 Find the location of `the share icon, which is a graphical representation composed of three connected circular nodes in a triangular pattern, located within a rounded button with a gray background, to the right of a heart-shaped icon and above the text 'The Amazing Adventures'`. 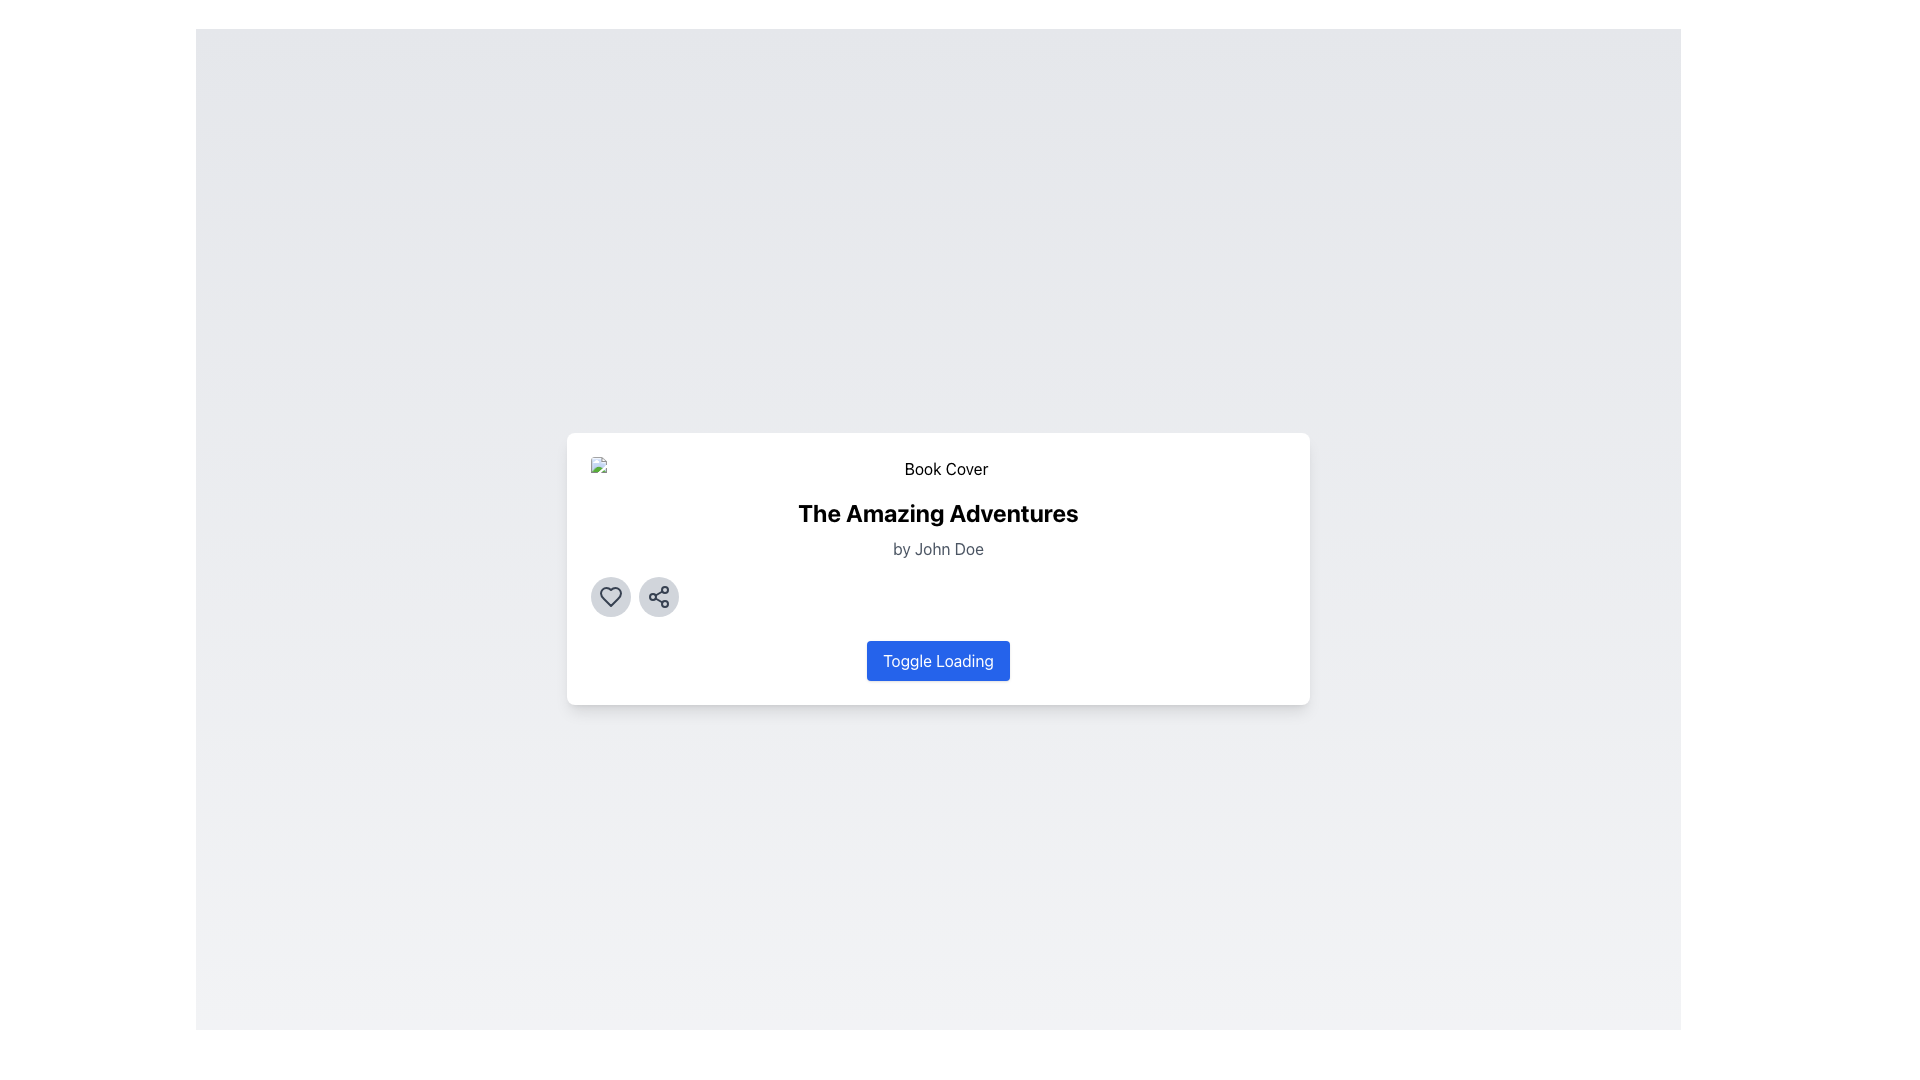

the share icon, which is a graphical representation composed of three connected circular nodes in a triangular pattern, located within a rounded button with a gray background, to the right of a heart-shaped icon and above the text 'The Amazing Adventures' is located at coordinates (659, 596).